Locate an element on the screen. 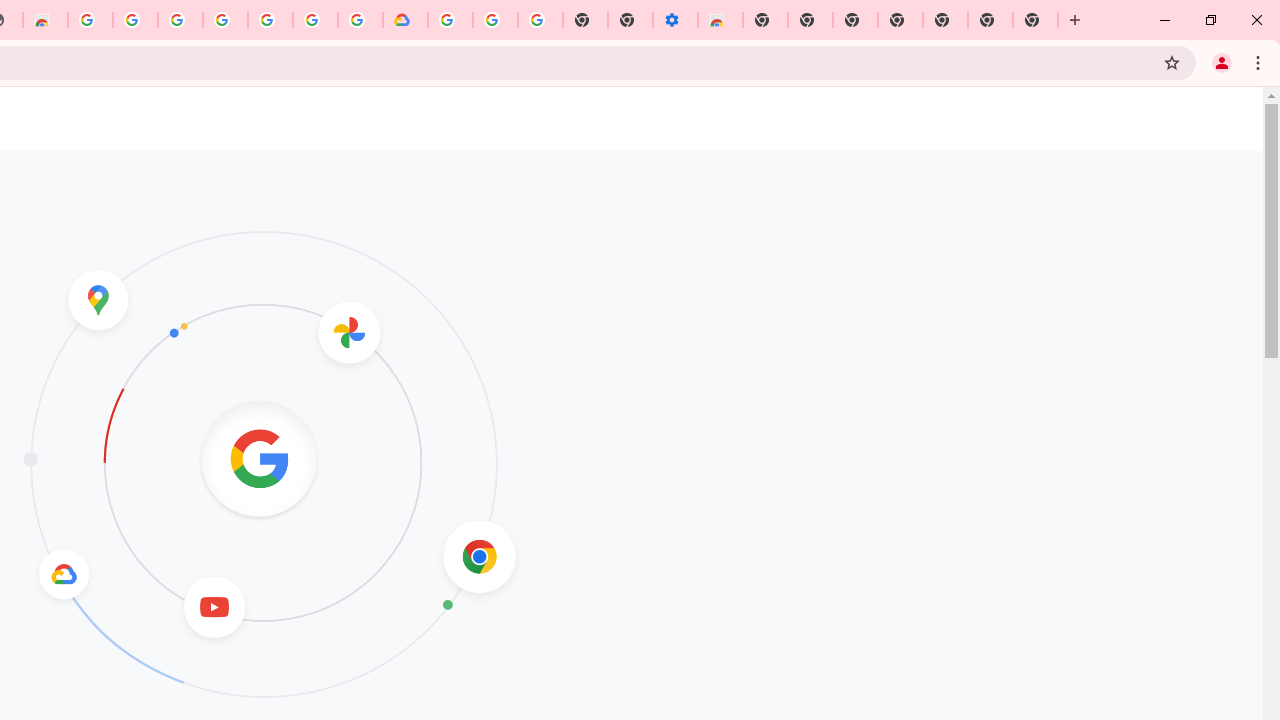  'Settings - Accessibility' is located at coordinates (675, 20).